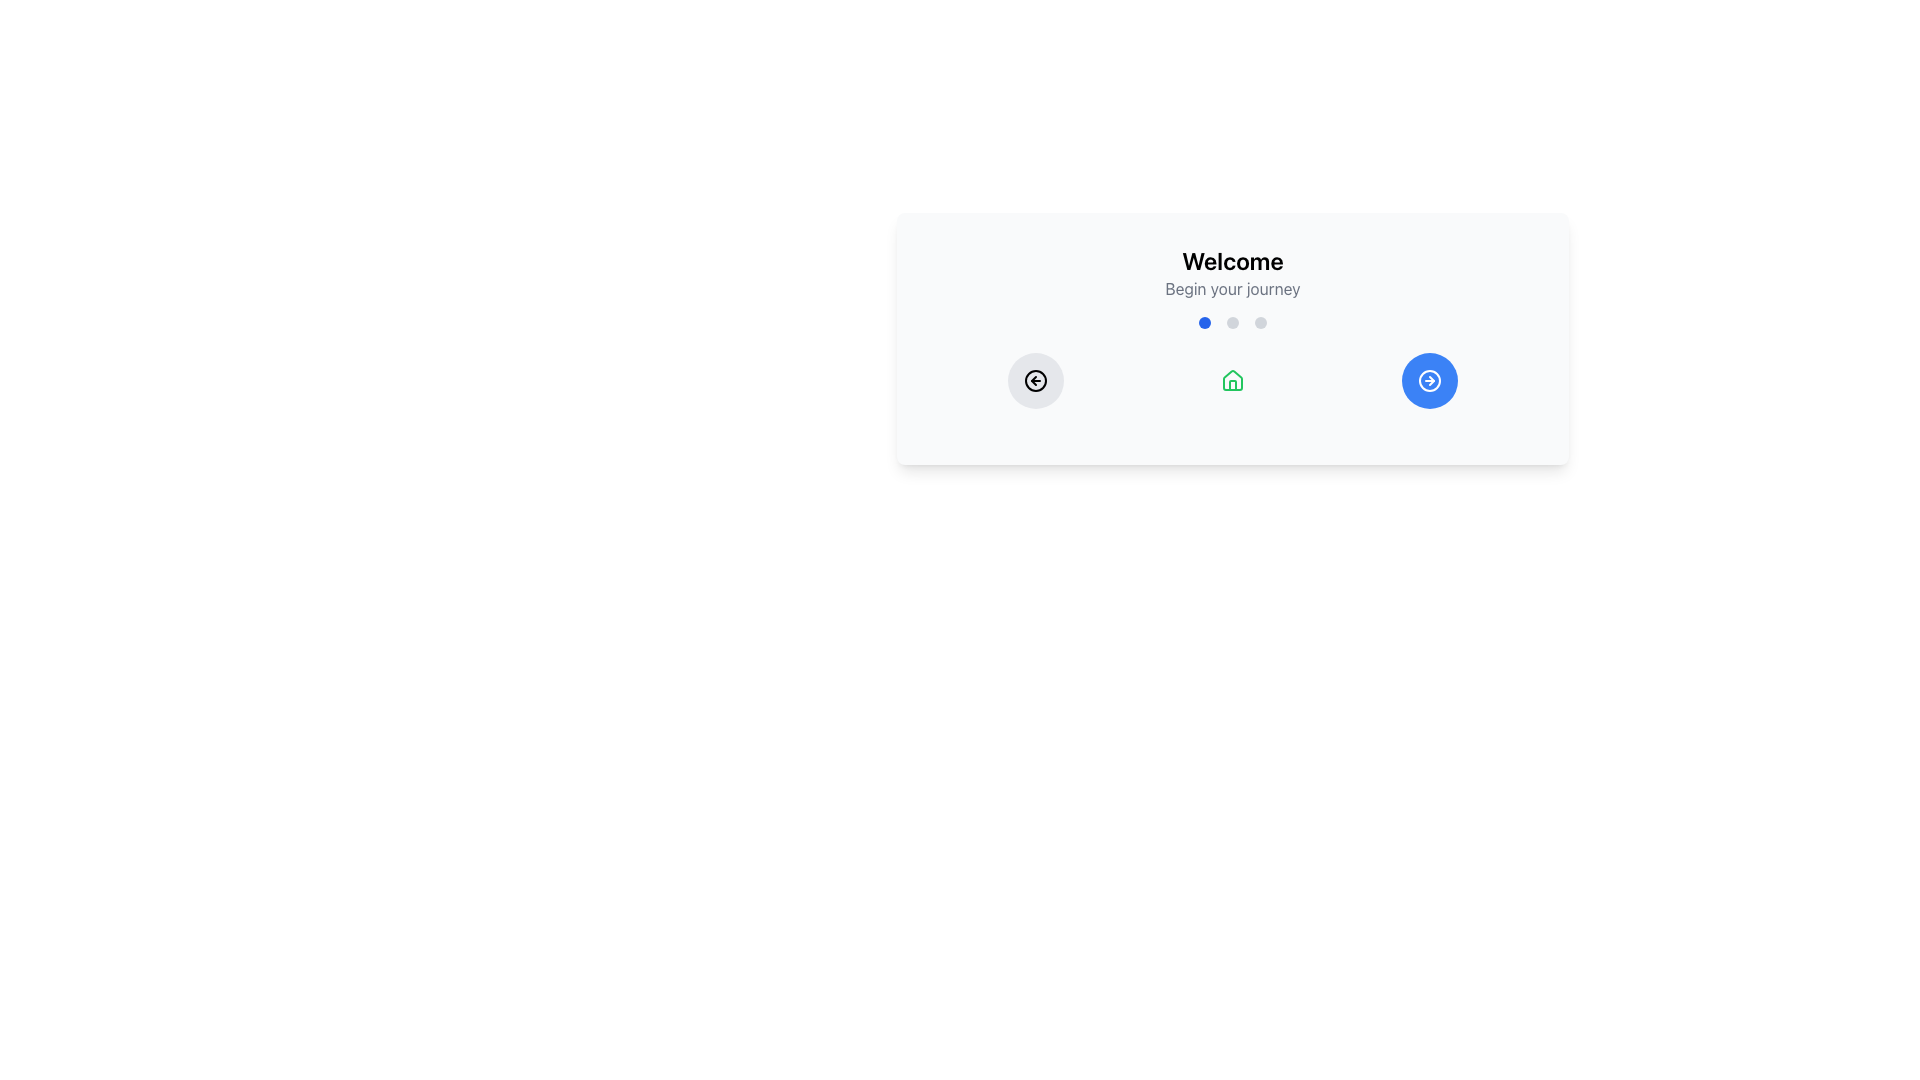  I want to click on the text element displaying 'Begin your journey', which is styled in gray and positioned directly beneath the 'Welcome' heading, so click(1232, 289).